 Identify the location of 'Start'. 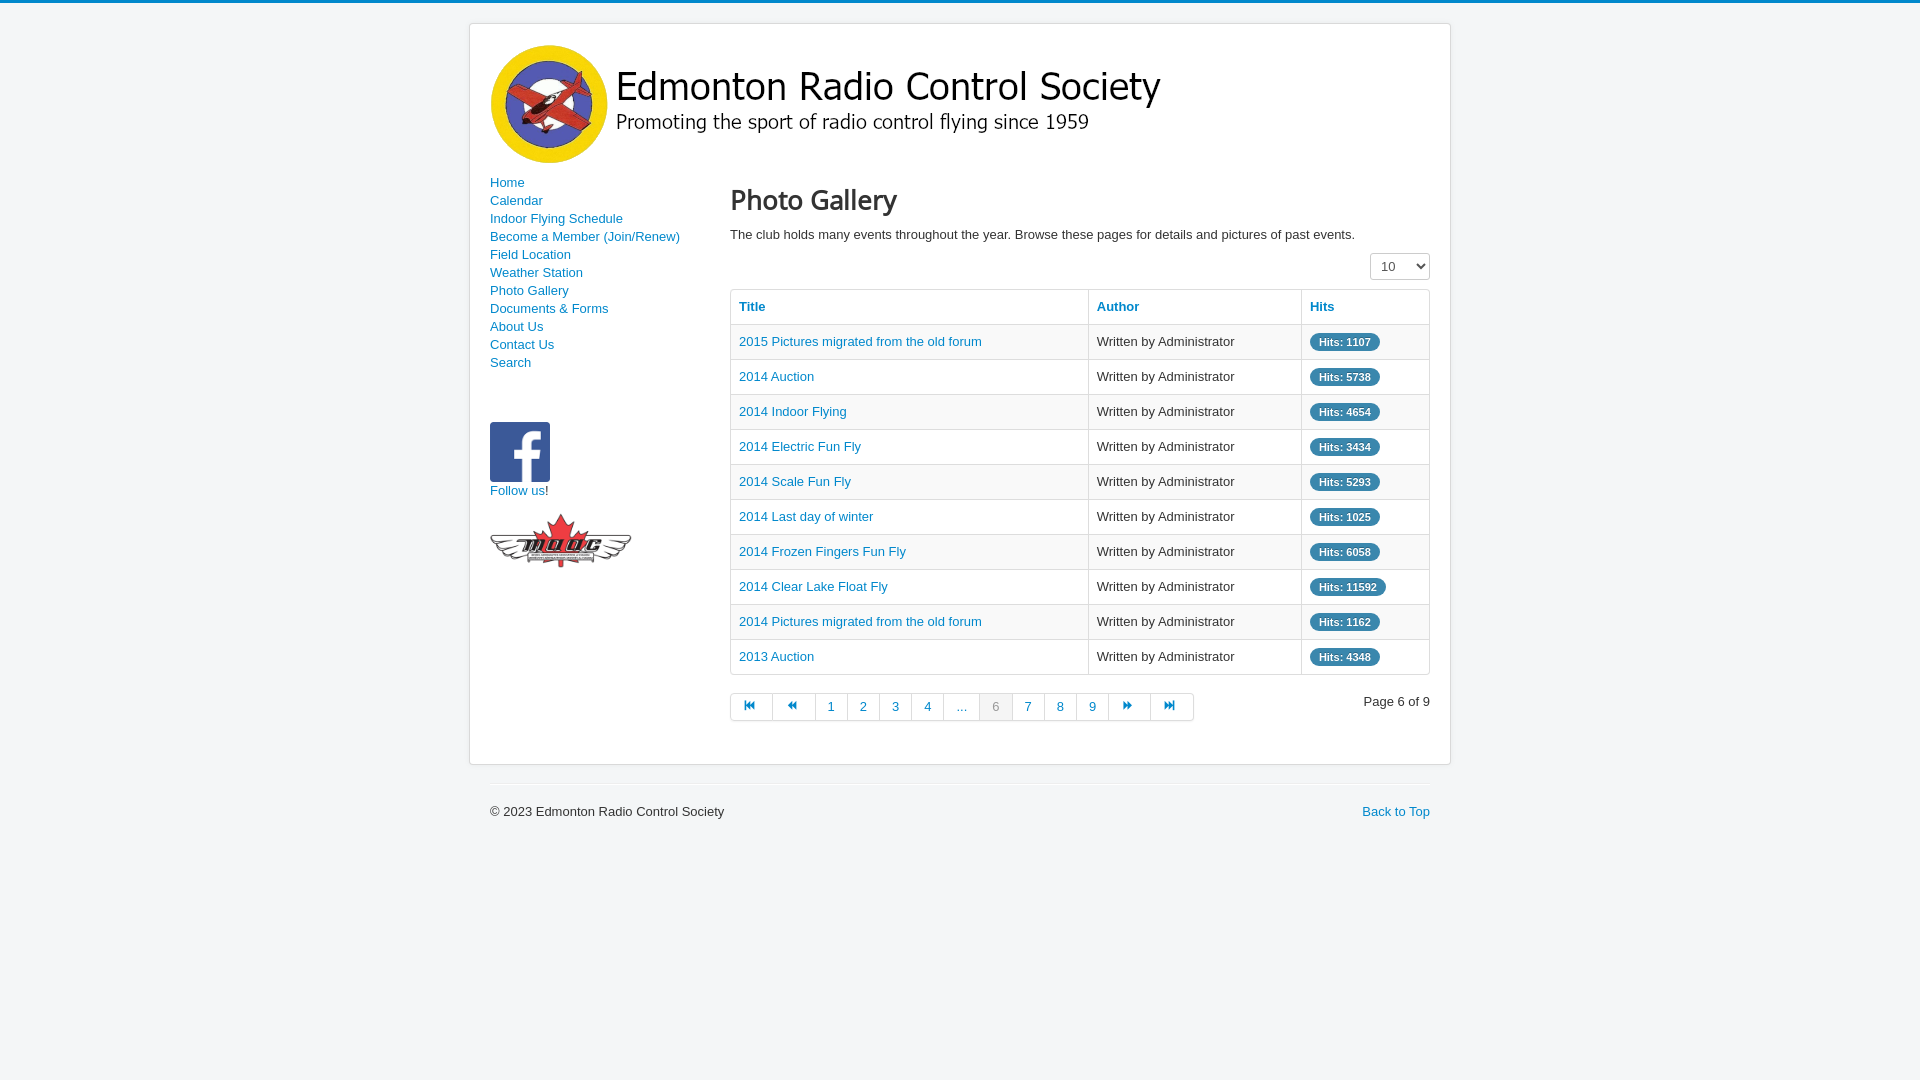
(750, 705).